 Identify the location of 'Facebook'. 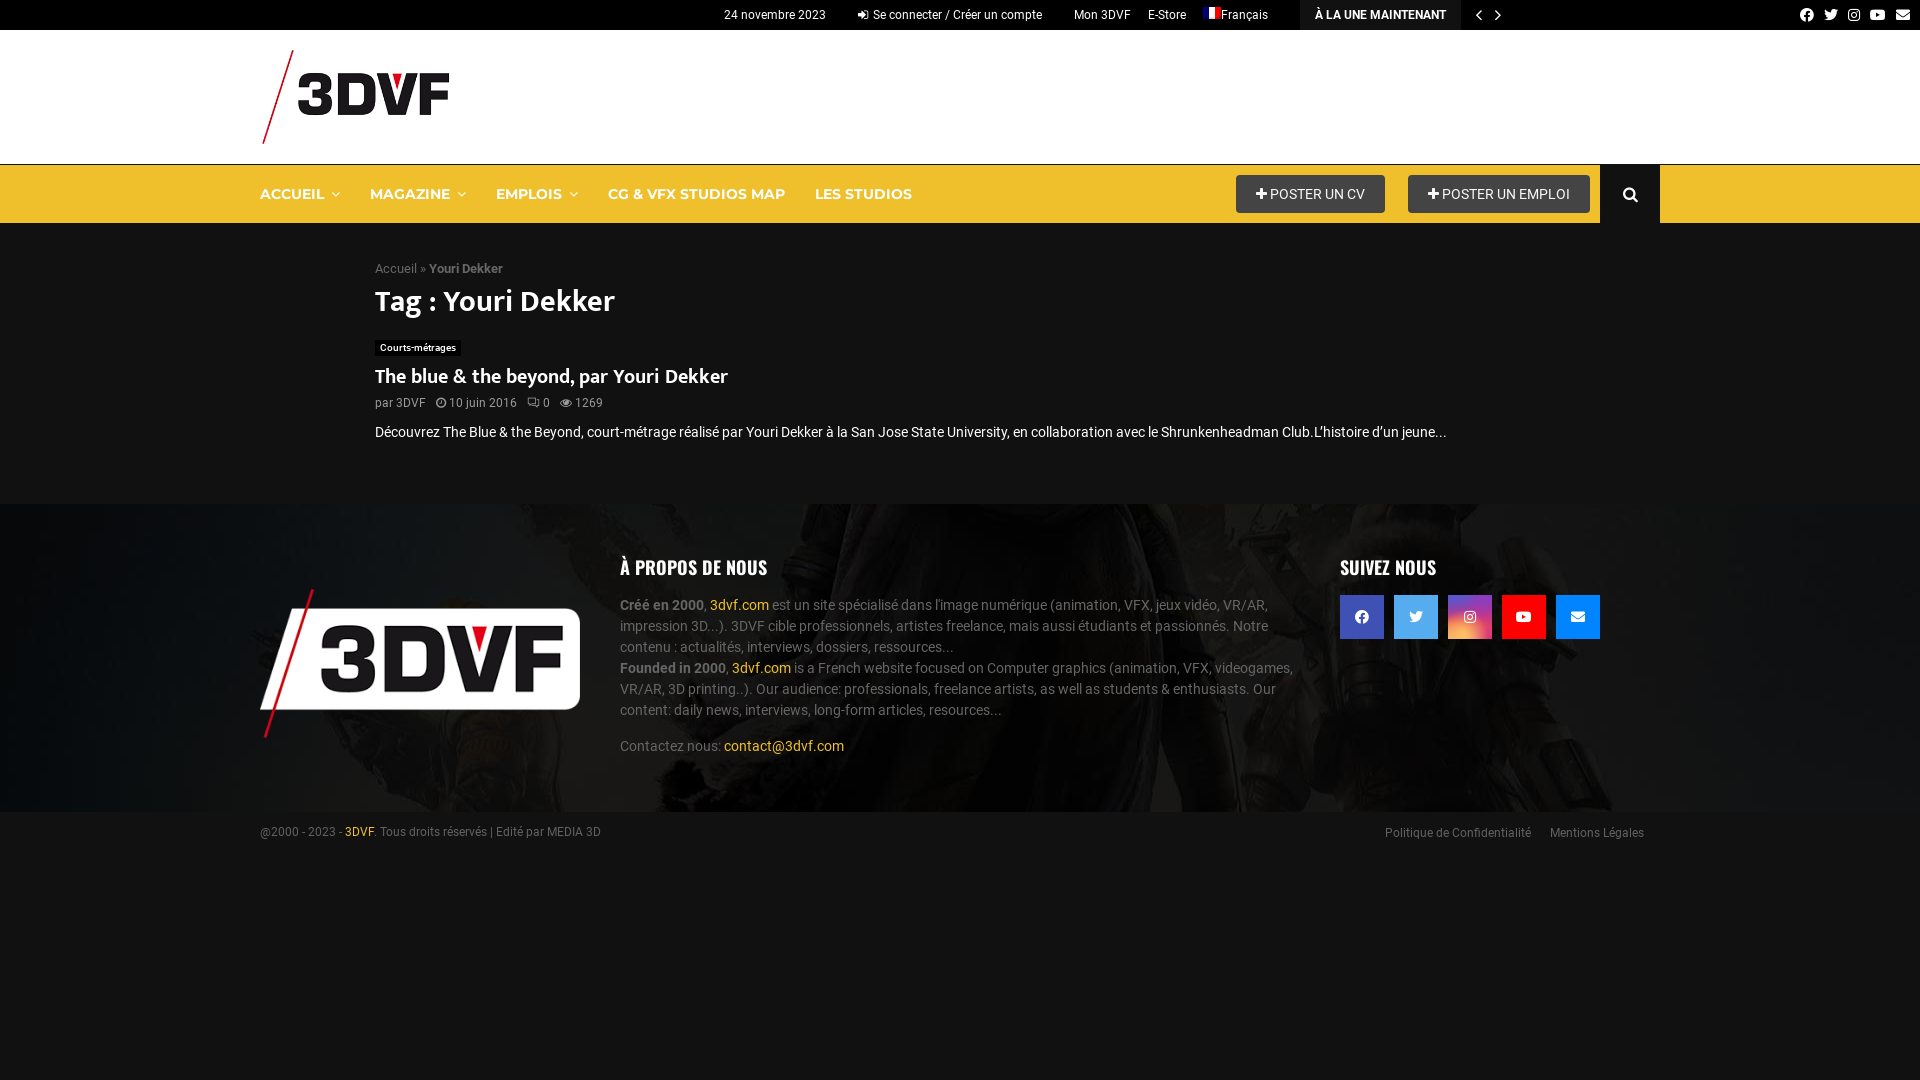
(1361, 616).